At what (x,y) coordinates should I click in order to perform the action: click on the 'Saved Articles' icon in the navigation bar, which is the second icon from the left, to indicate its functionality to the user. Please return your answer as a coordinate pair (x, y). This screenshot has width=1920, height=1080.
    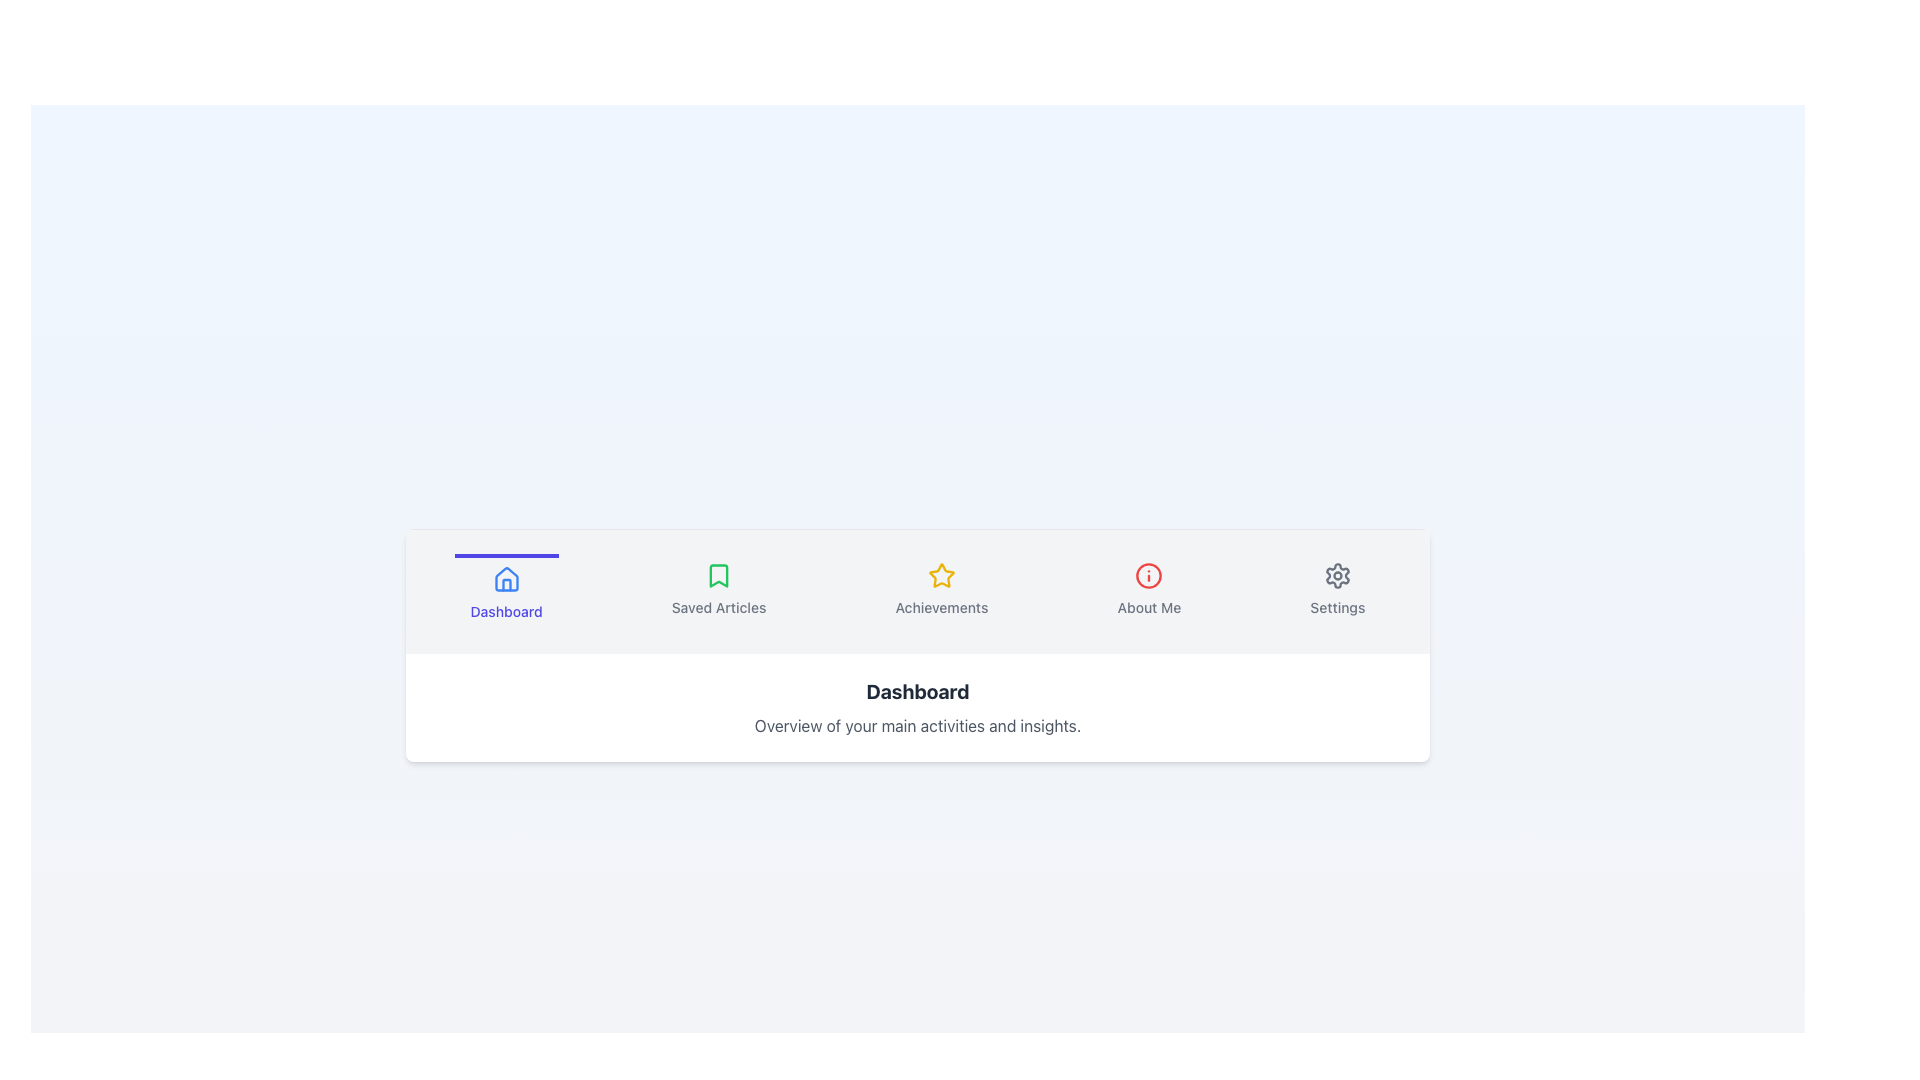
    Looking at the image, I should click on (719, 575).